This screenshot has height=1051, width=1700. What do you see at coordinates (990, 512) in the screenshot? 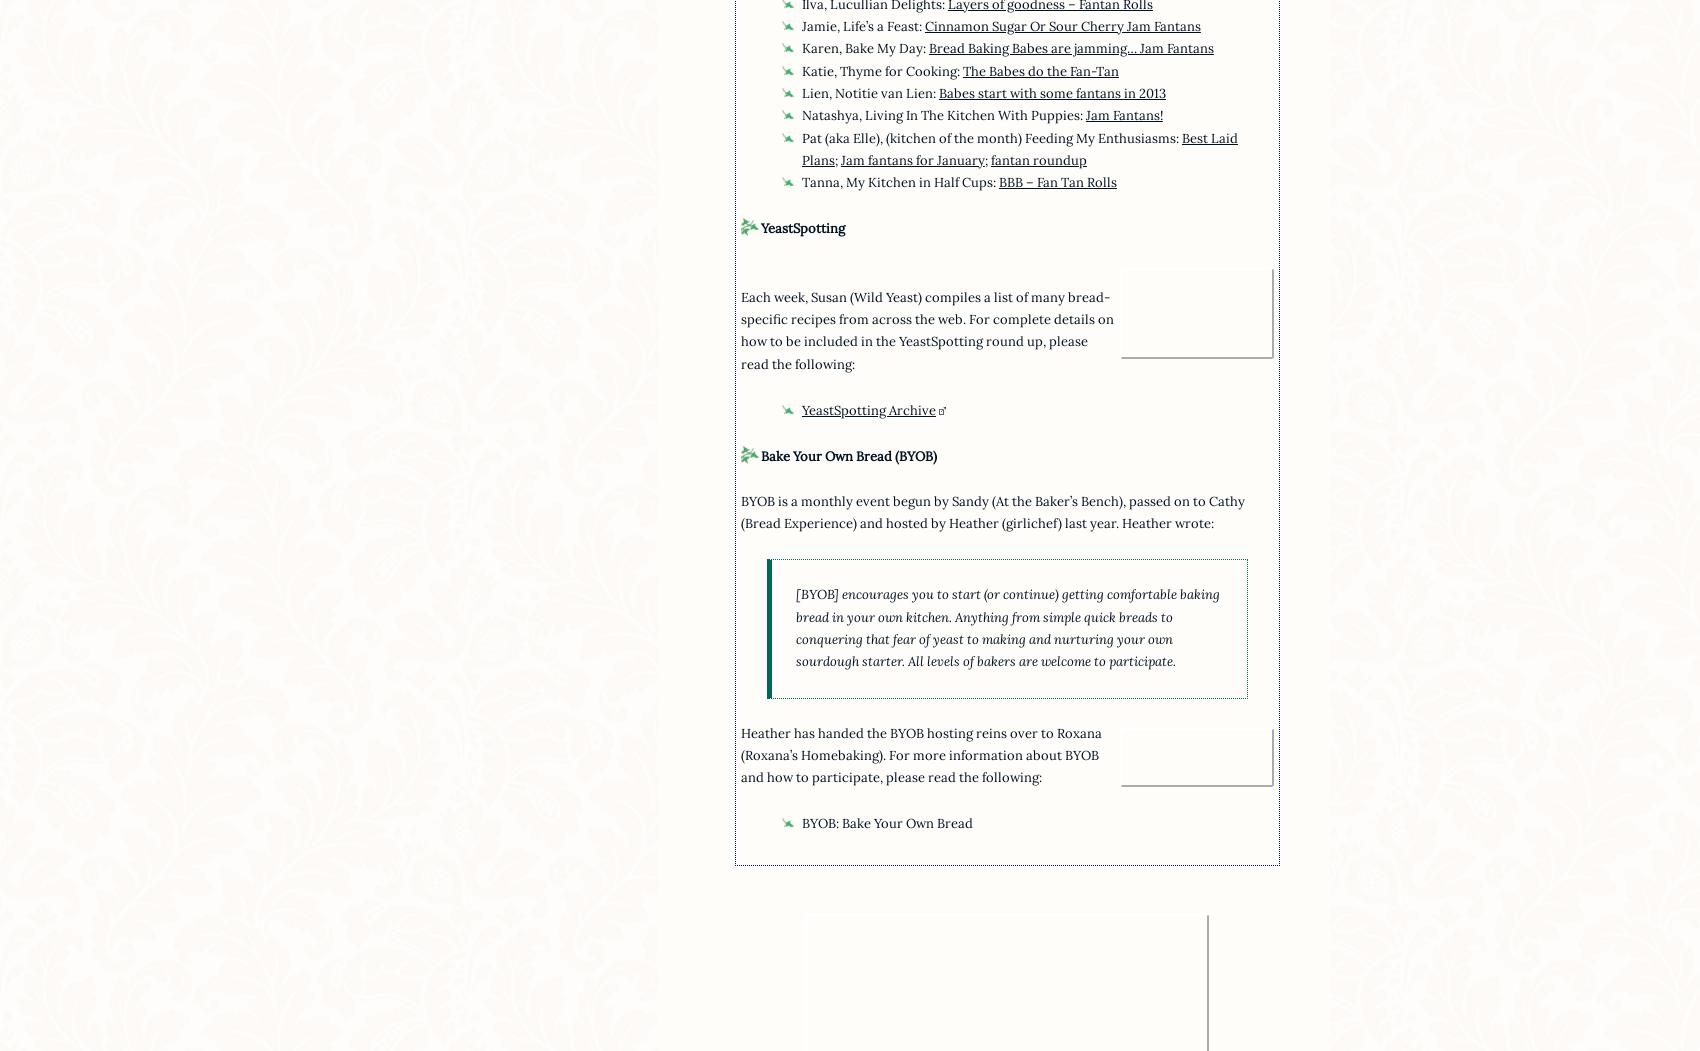
I see `'BYOB is a monthly event begun by Sandy (At the Baker’s Bench), passed on to Cathy (Bread Experience) and hosted by Heather (girlichef) last year. Heather wrote:'` at bounding box center [990, 512].